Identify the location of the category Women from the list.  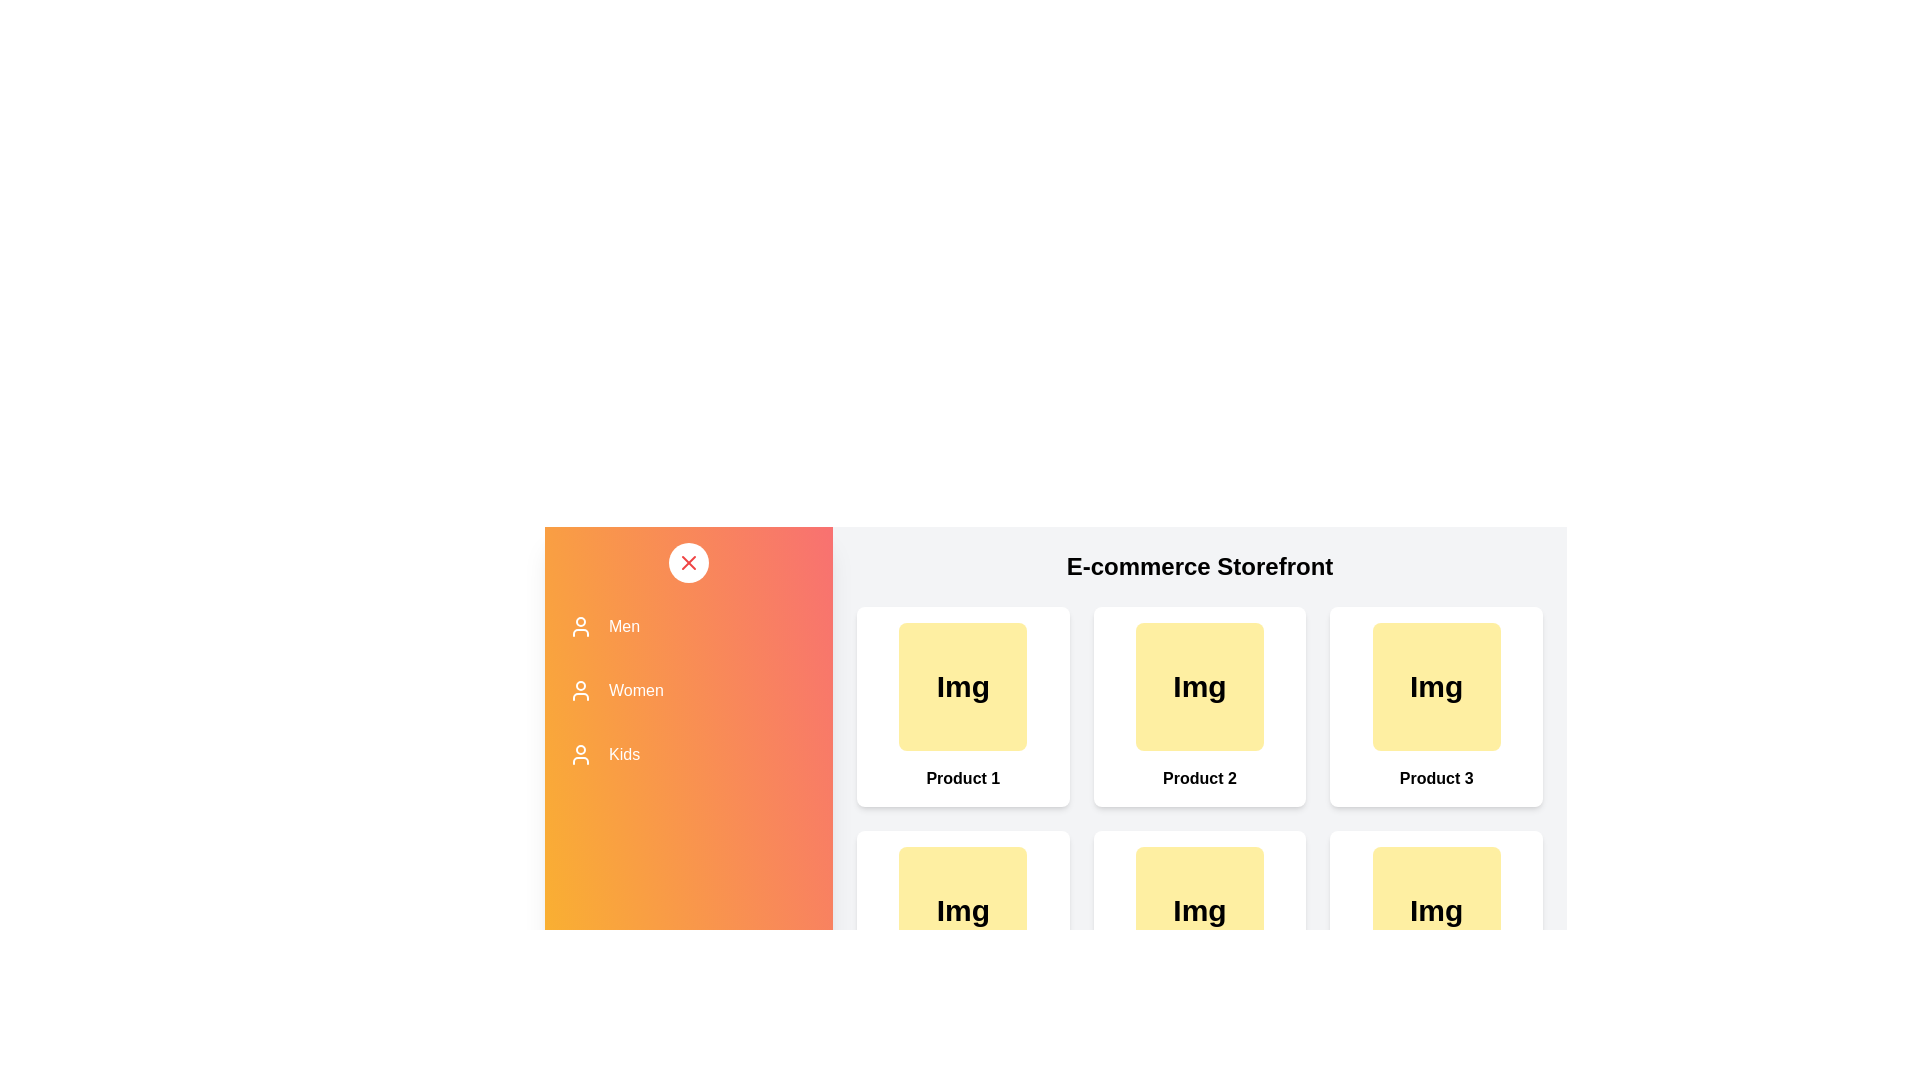
(689, 689).